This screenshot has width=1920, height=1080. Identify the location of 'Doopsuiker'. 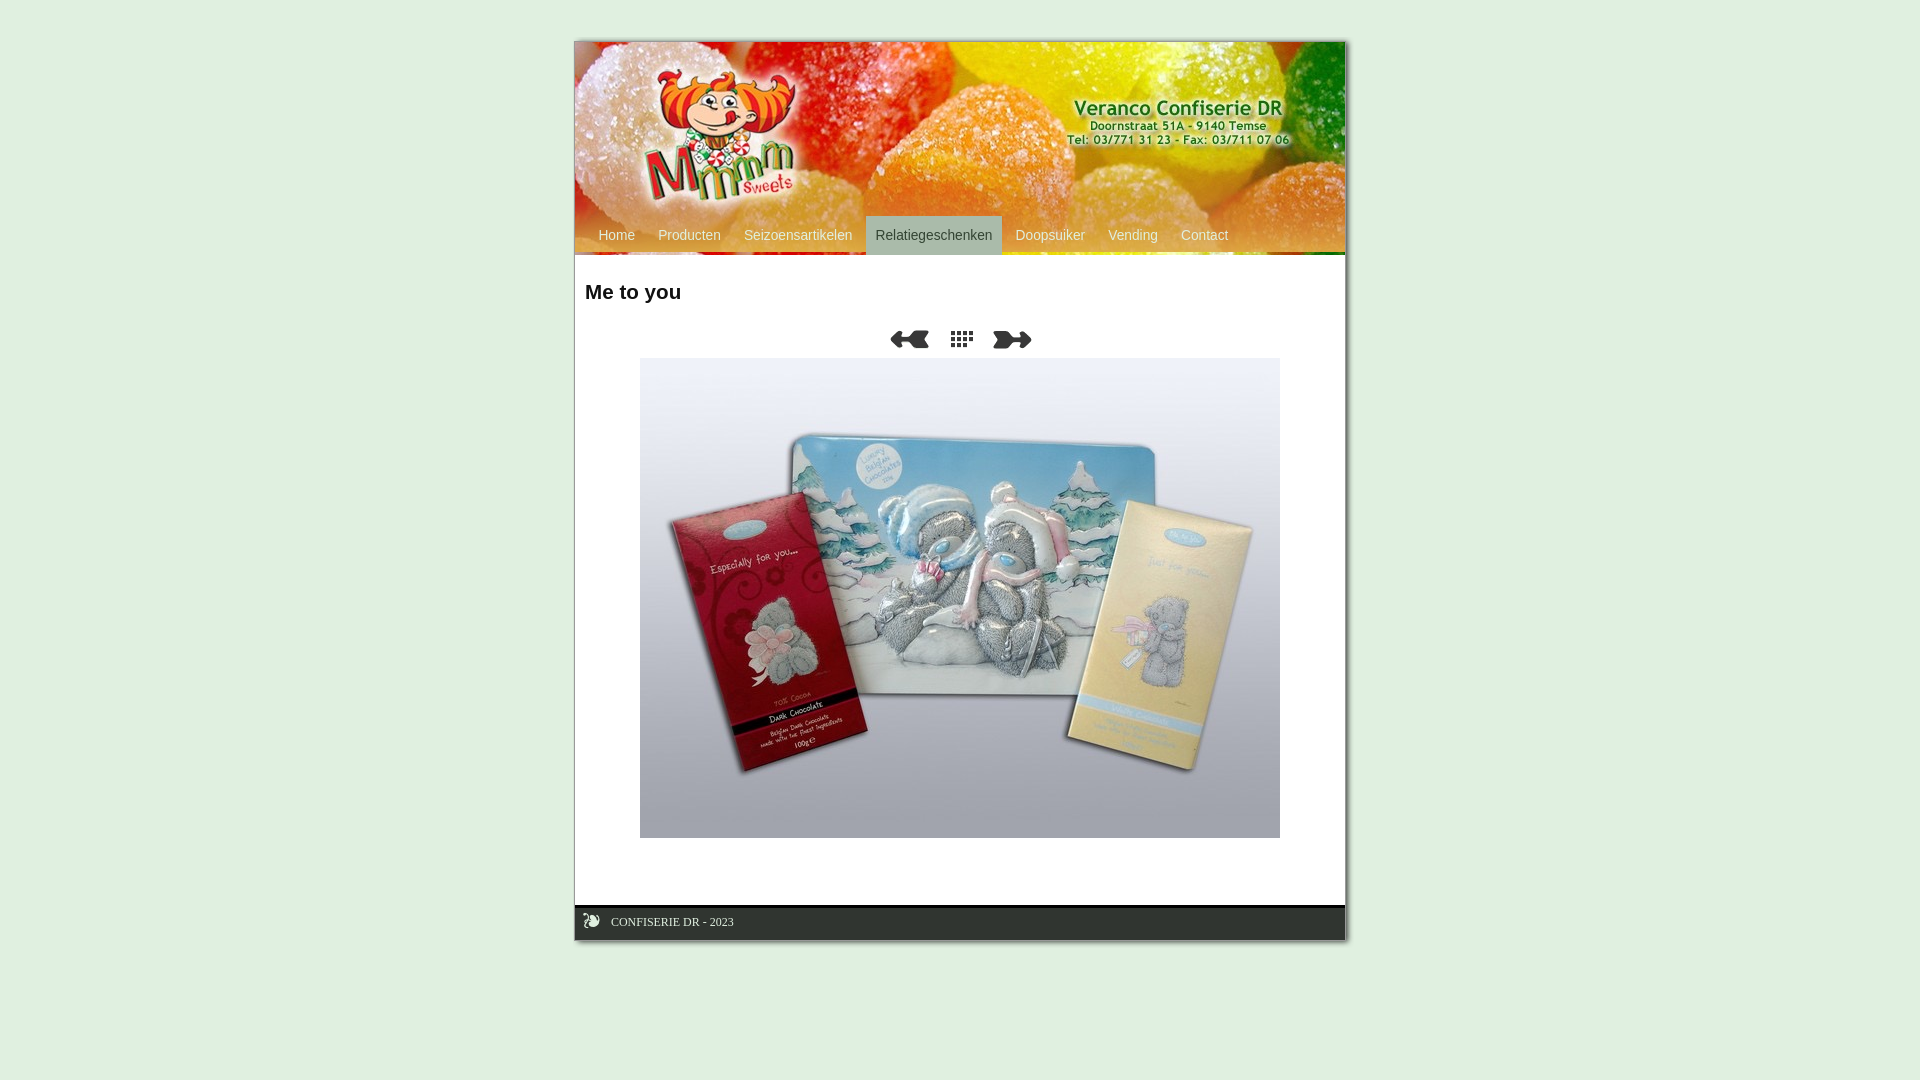
(1006, 234).